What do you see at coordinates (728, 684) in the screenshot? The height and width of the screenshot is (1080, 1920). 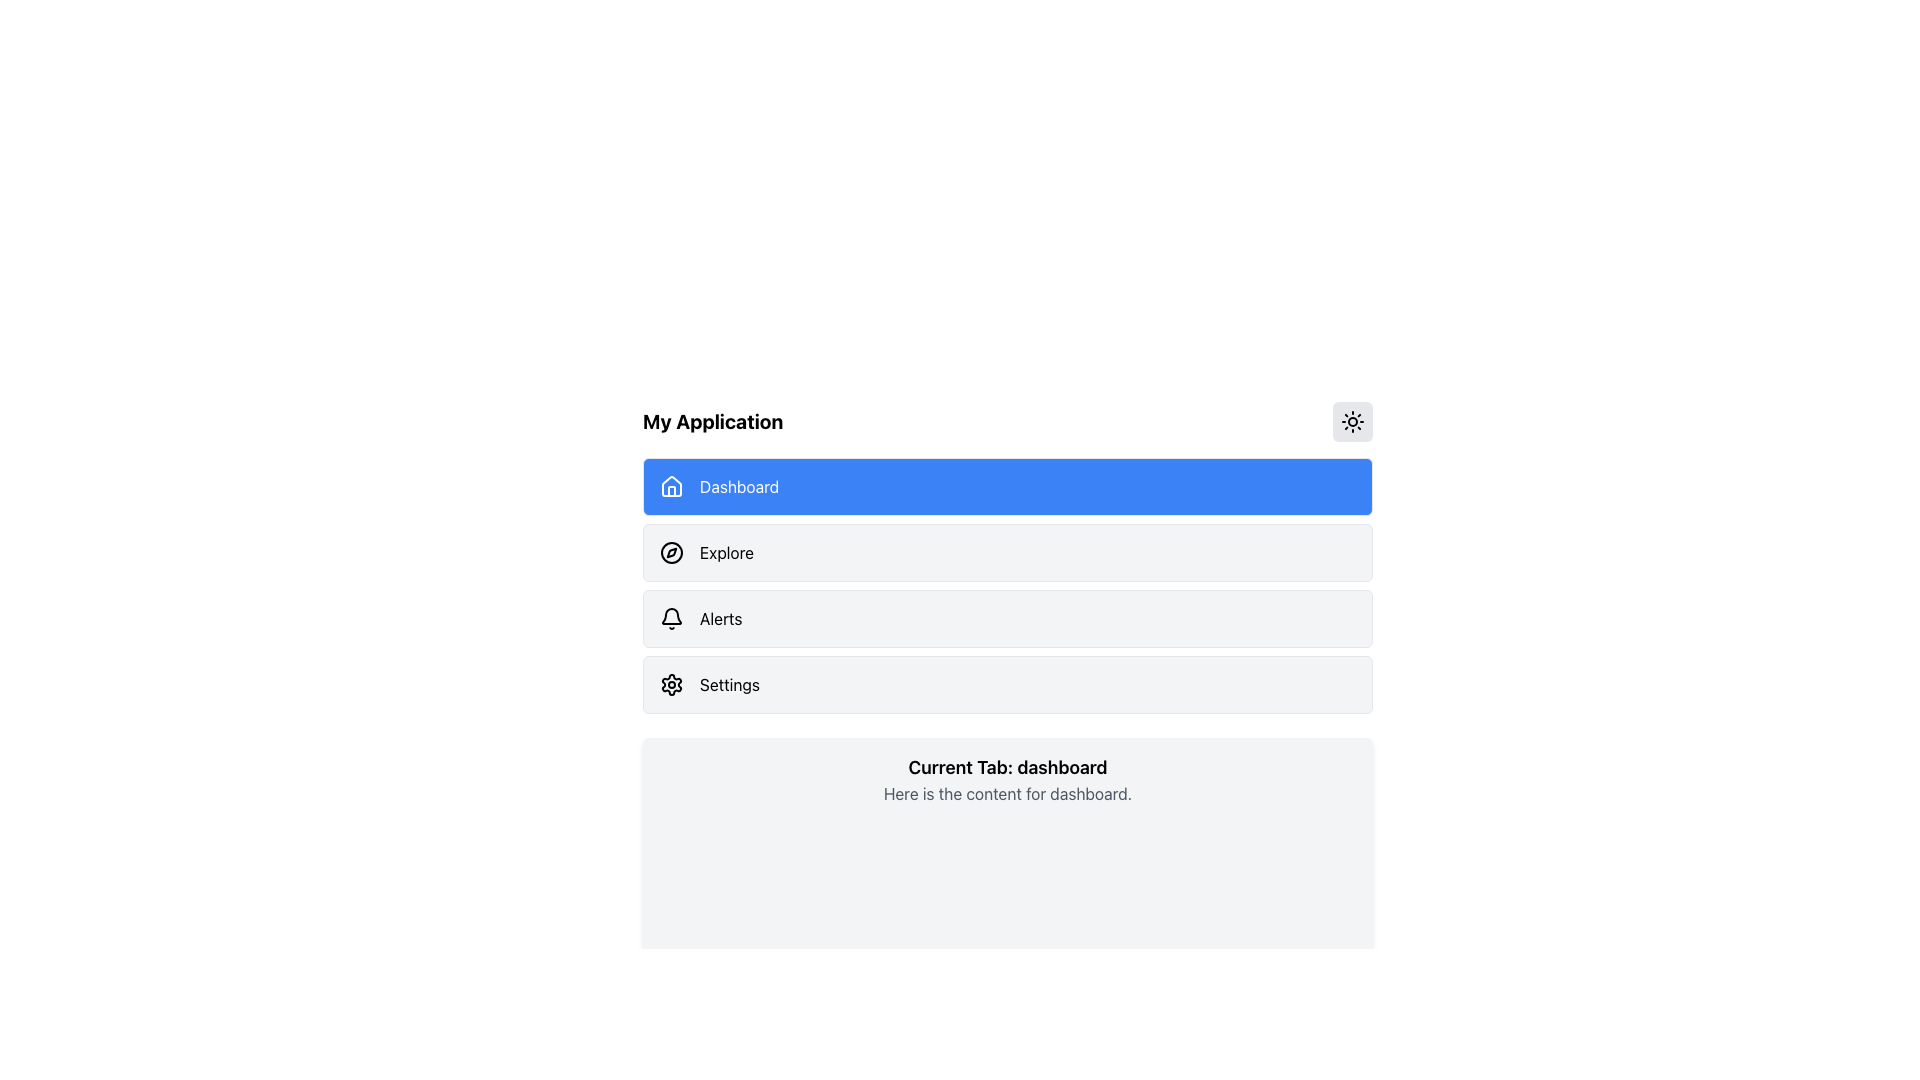 I see `the 'Settings' text label in the navigational menu` at bounding box center [728, 684].